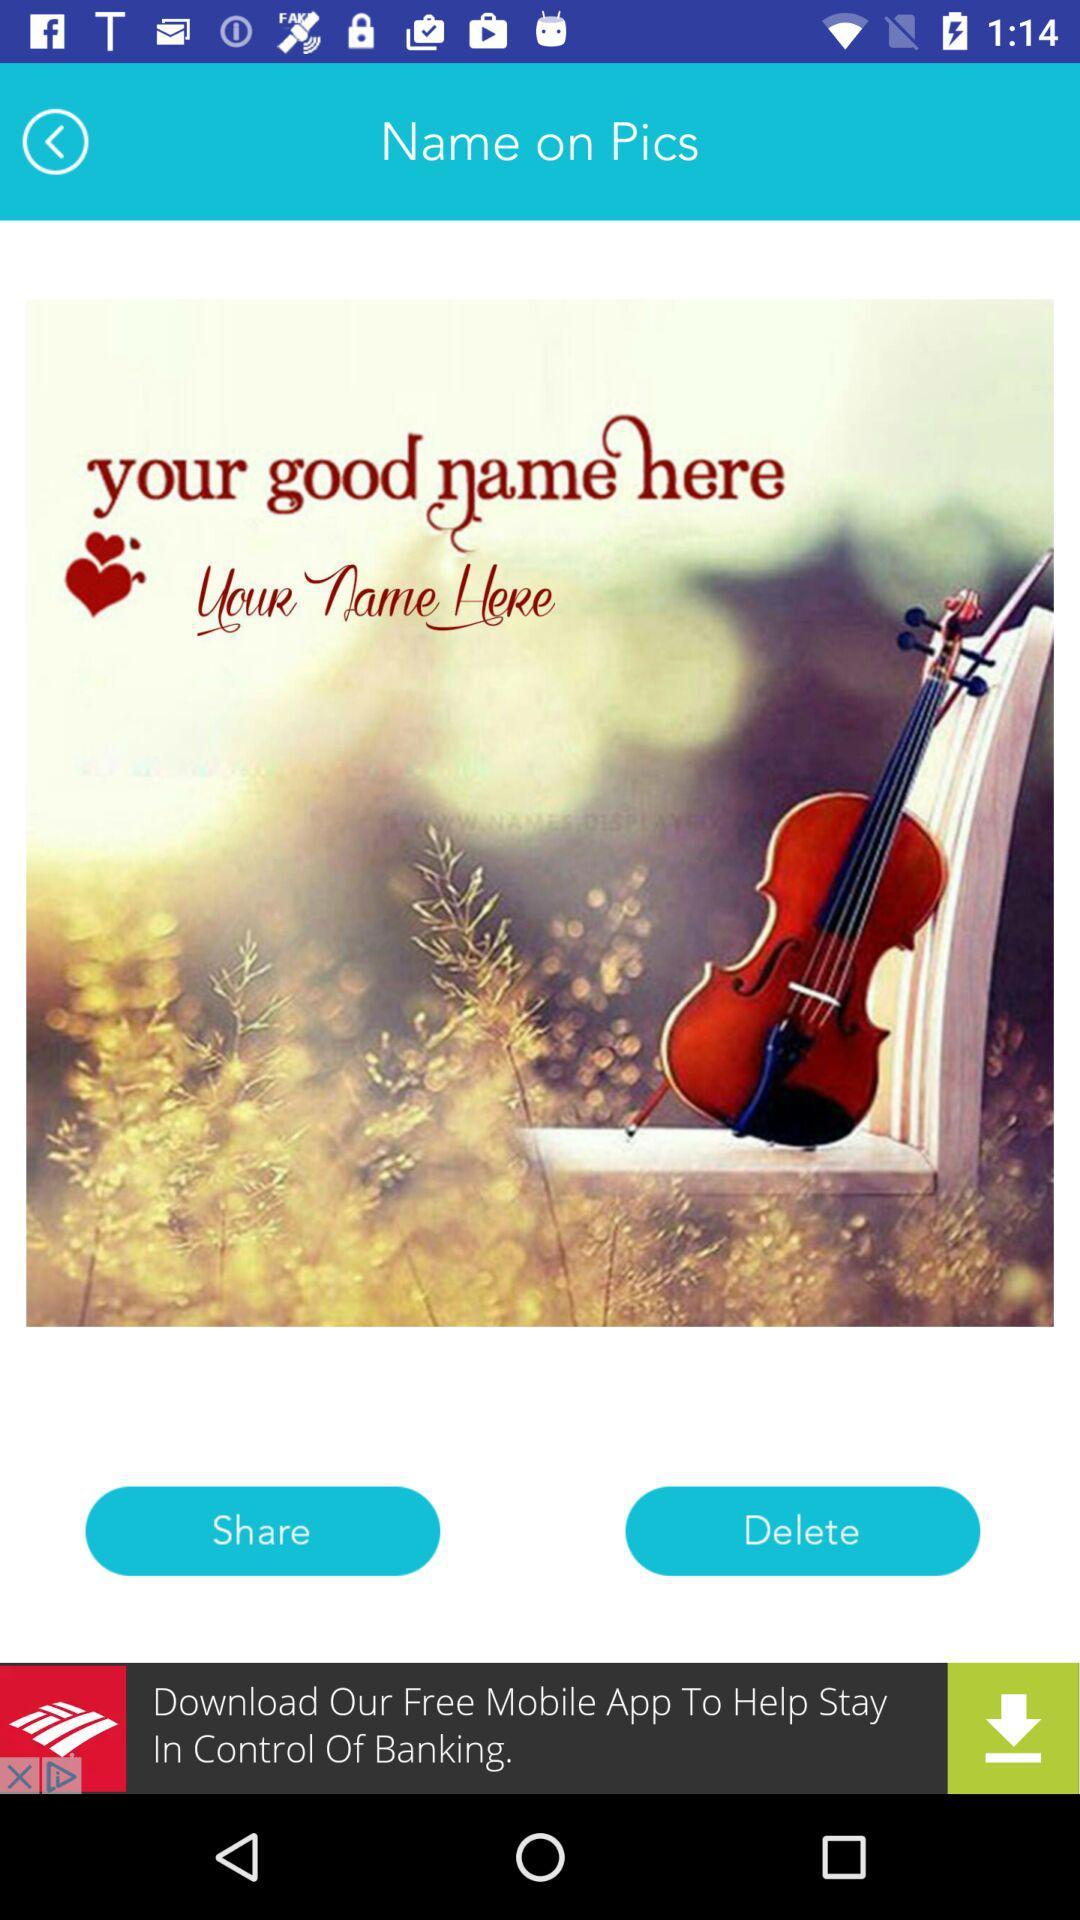 The height and width of the screenshot is (1920, 1080). What do you see at coordinates (801, 1530) in the screenshot?
I see `delete option` at bounding box center [801, 1530].